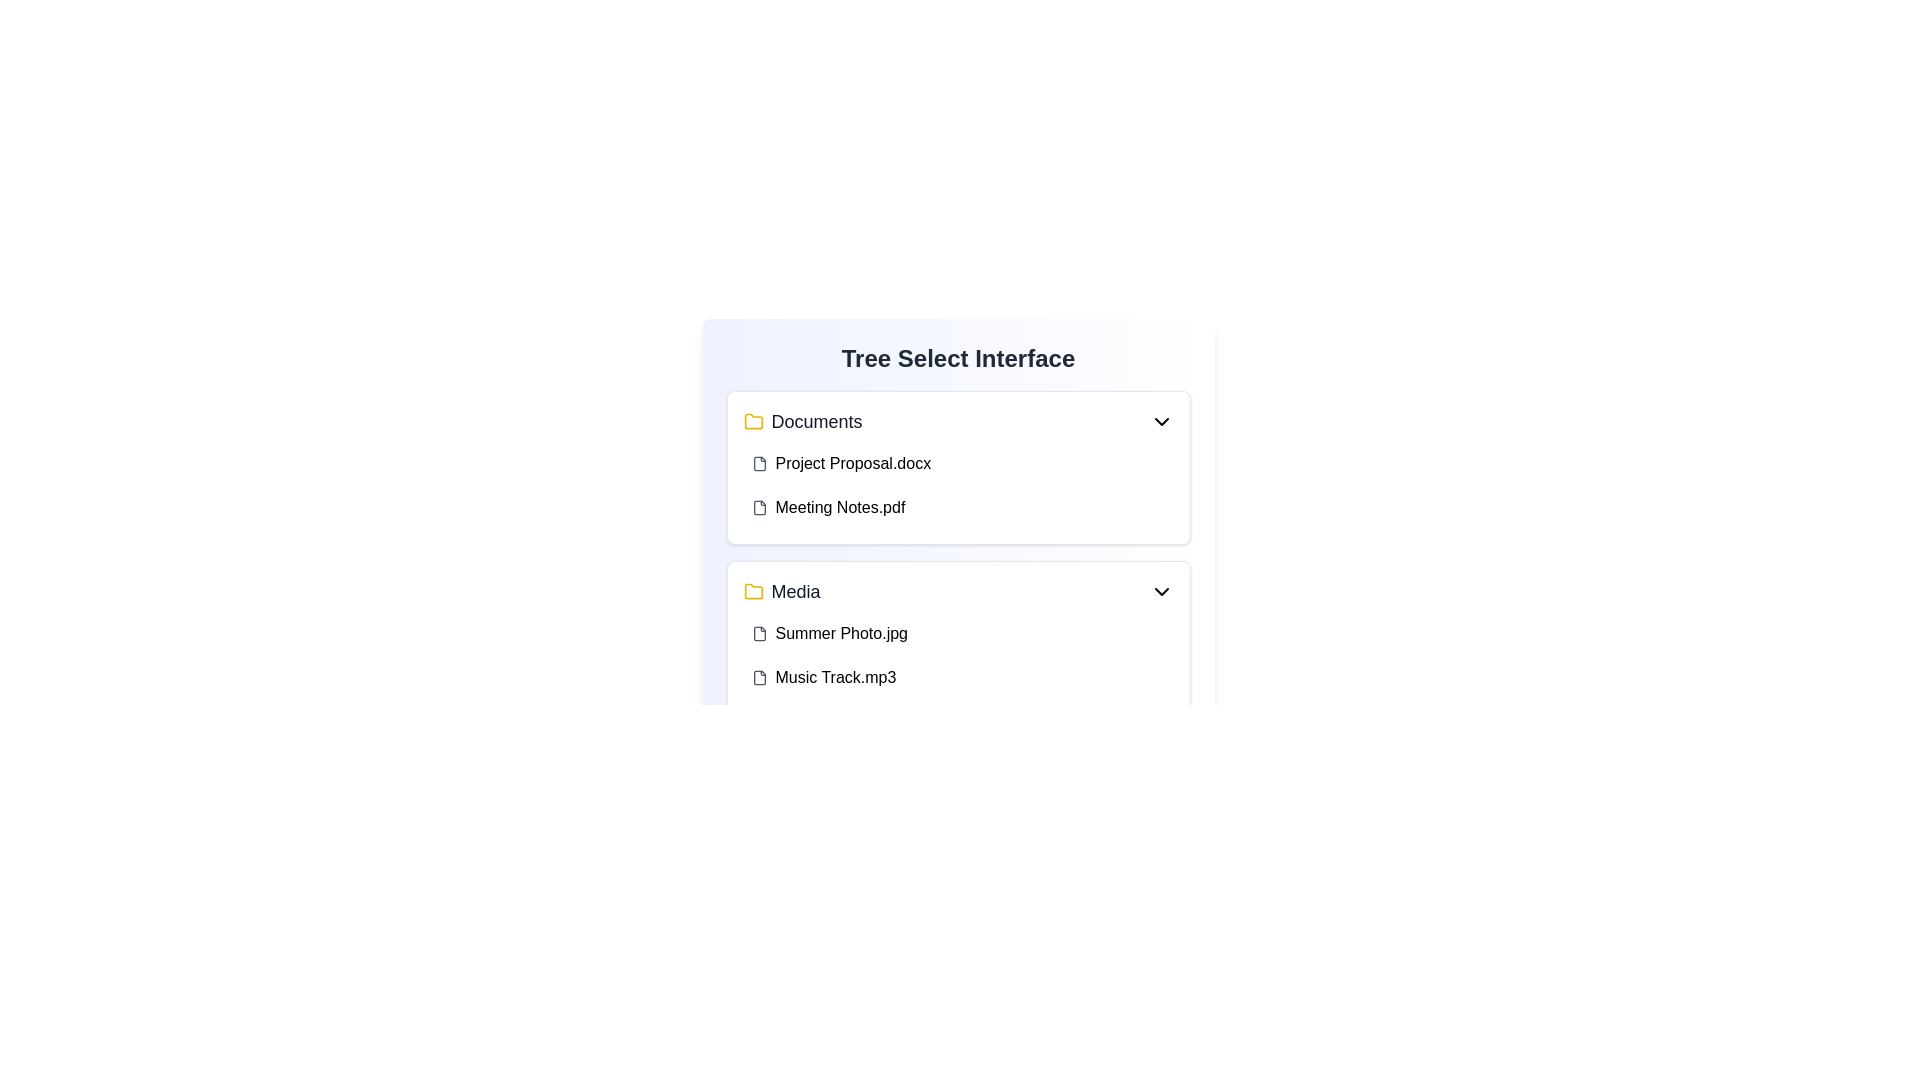  What do you see at coordinates (758, 677) in the screenshot?
I see `the file icon representing 'Music Track.mp3' by moving the mouse cursor to its center point` at bounding box center [758, 677].